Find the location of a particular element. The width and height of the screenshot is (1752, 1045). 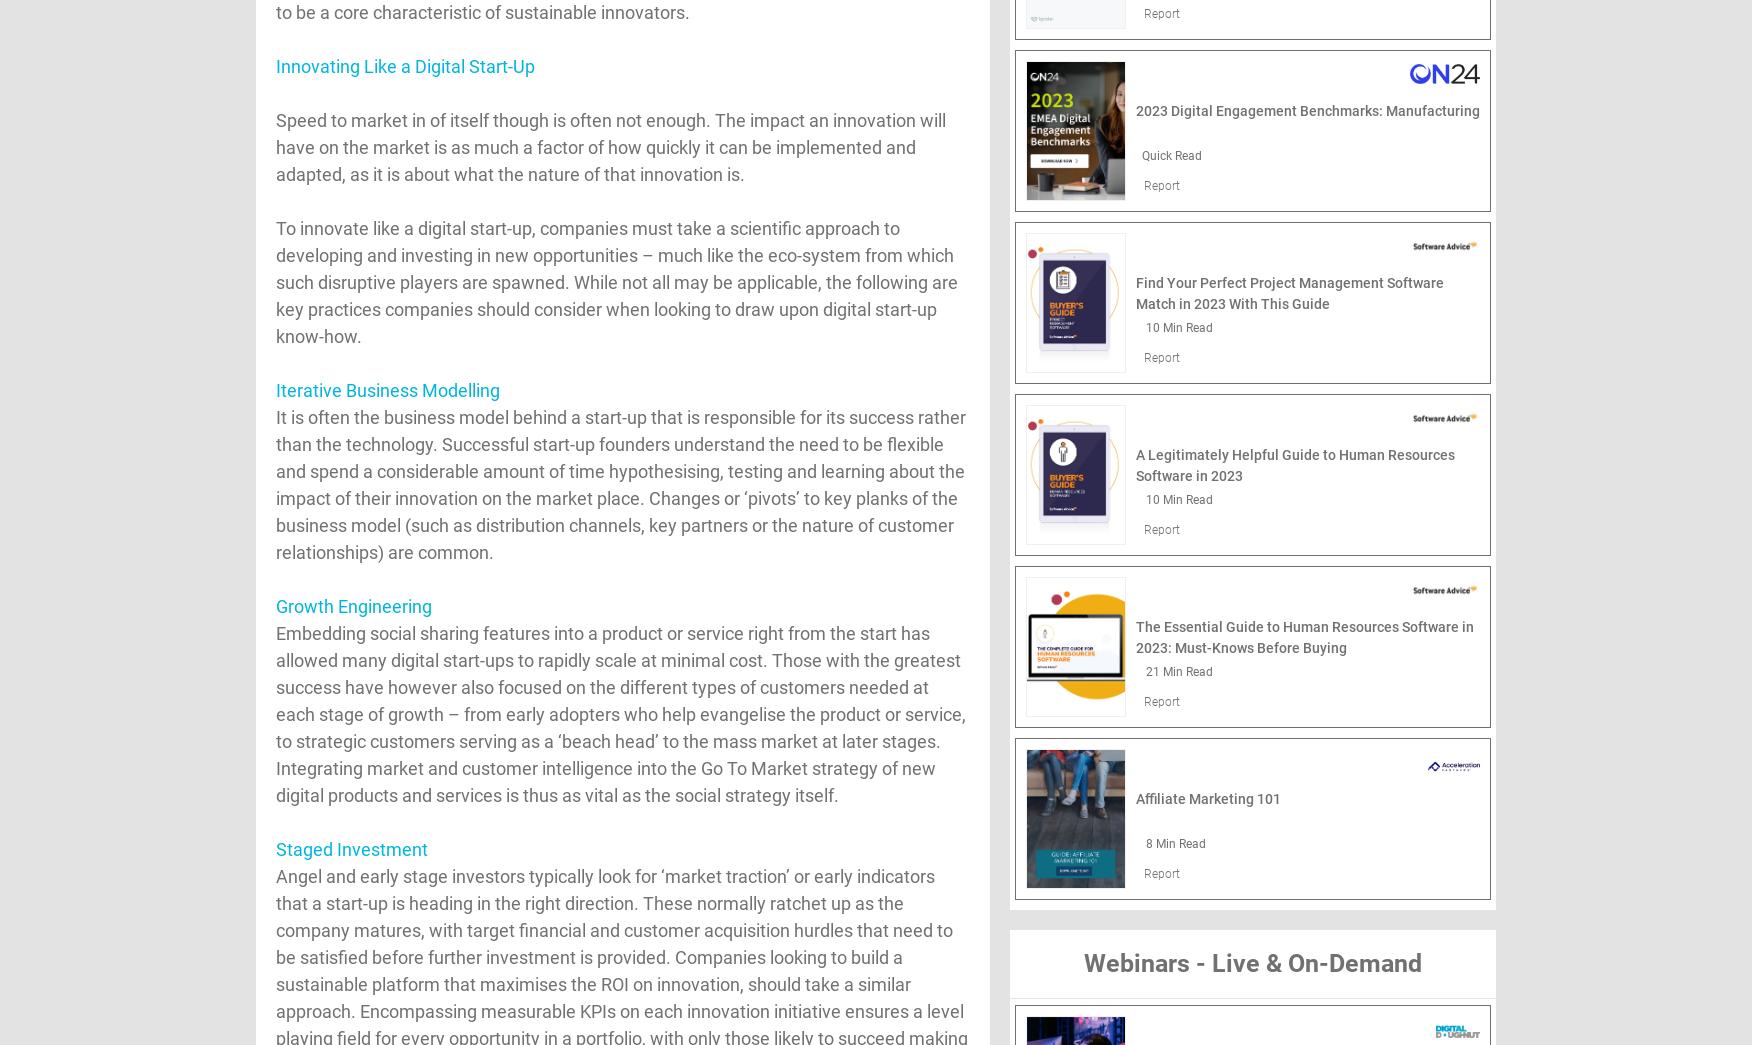

'Iterative Business Modelling' is located at coordinates (387, 389).